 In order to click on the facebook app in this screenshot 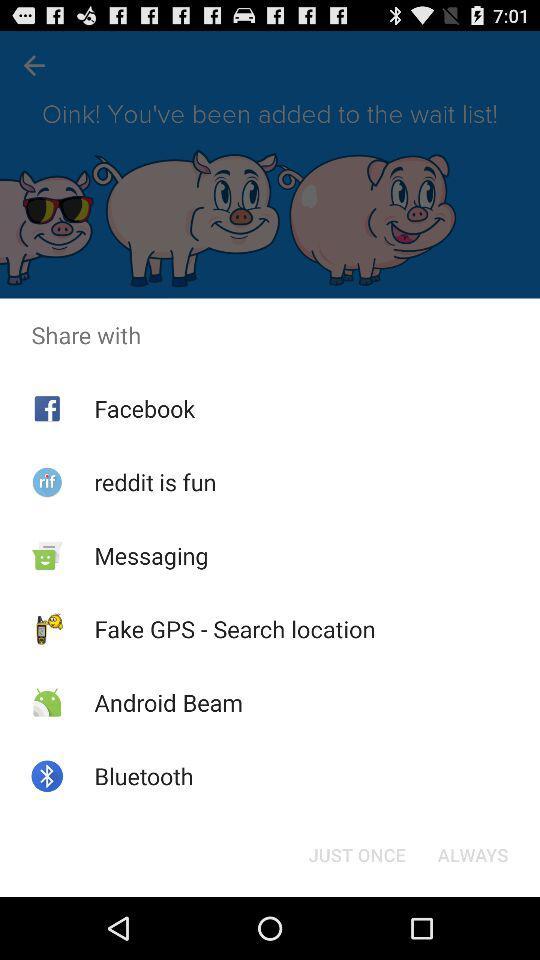, I will do `click(143, 407)`.